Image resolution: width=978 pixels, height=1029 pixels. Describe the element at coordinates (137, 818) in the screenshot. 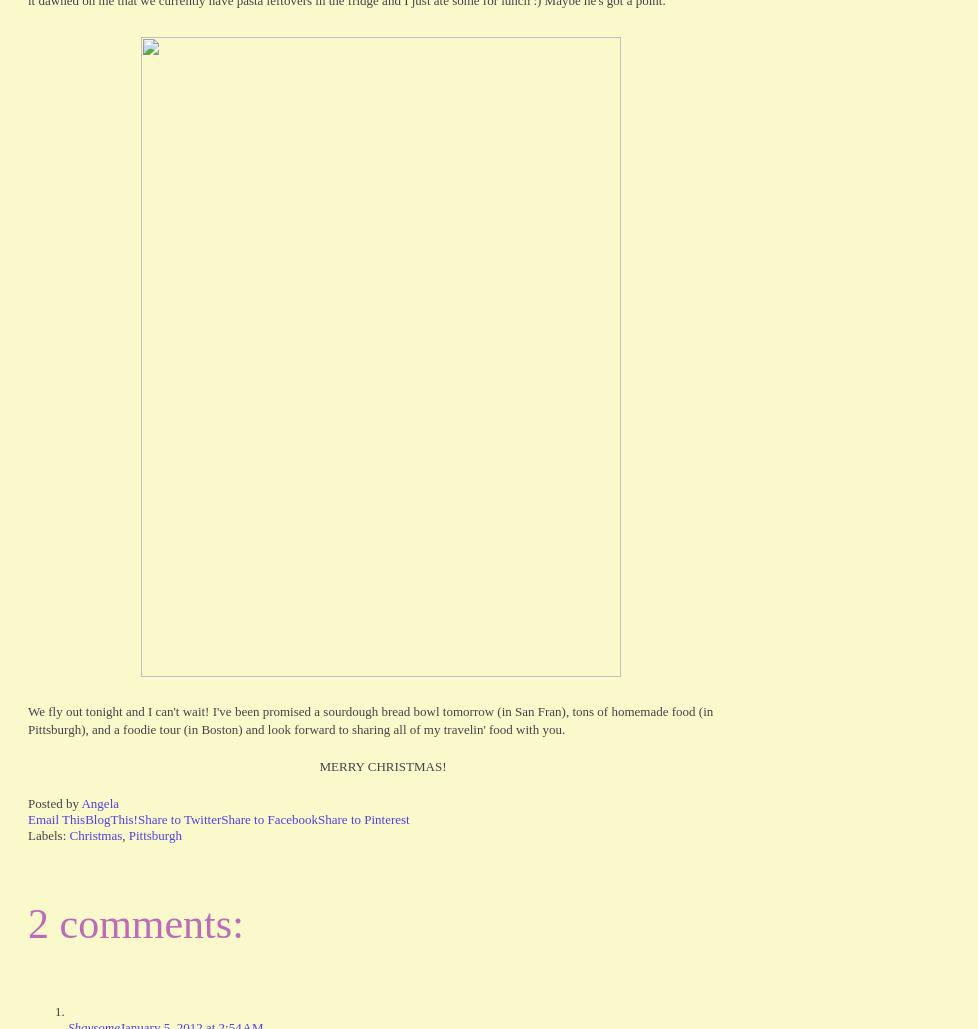

I see `'Share to Twitter'` at that location.